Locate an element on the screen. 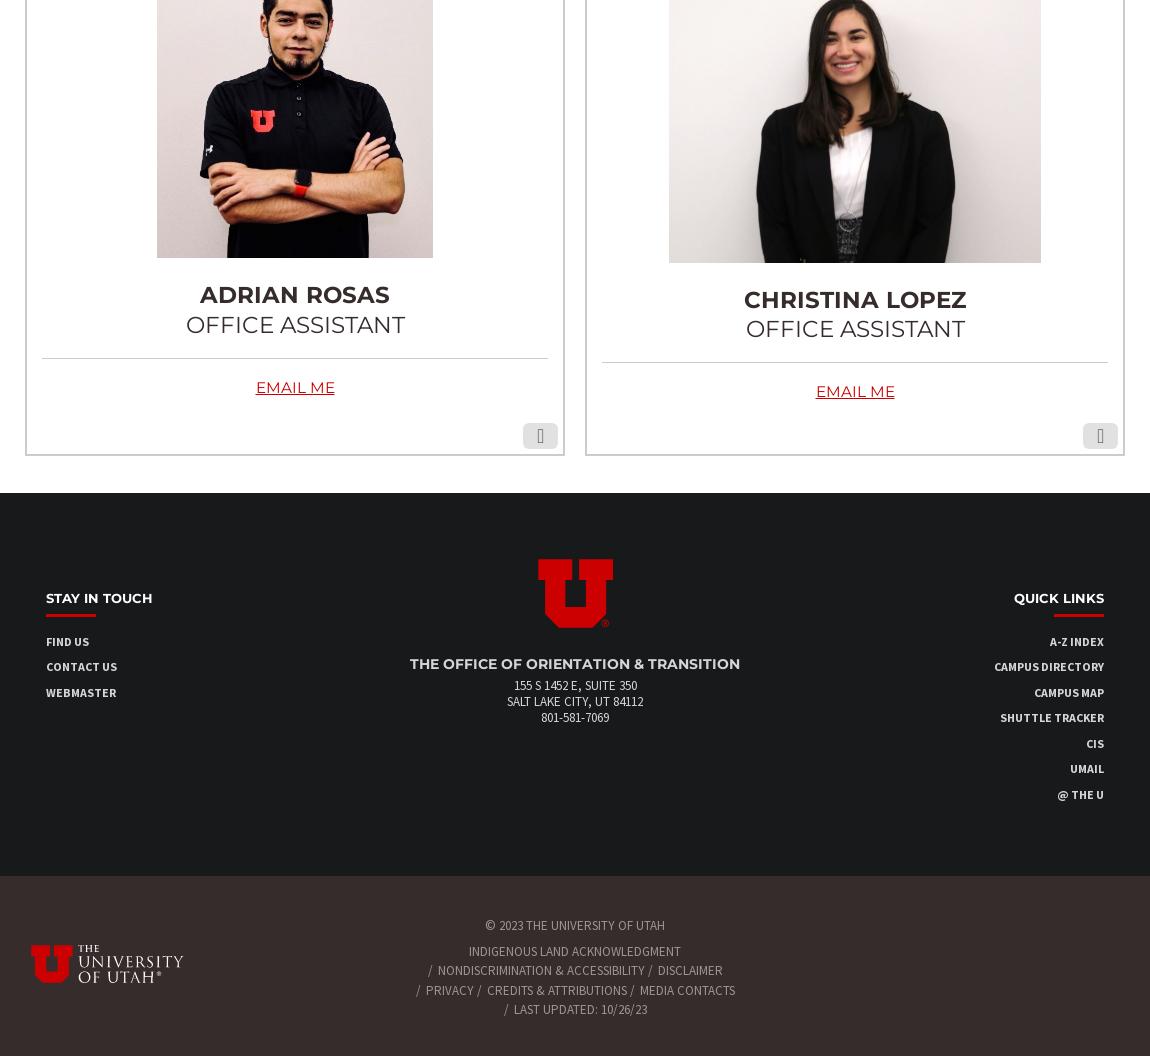 The height and width of the screenshot is (1056, 1150). 'Privacy' is located at coordinates (448, 989).